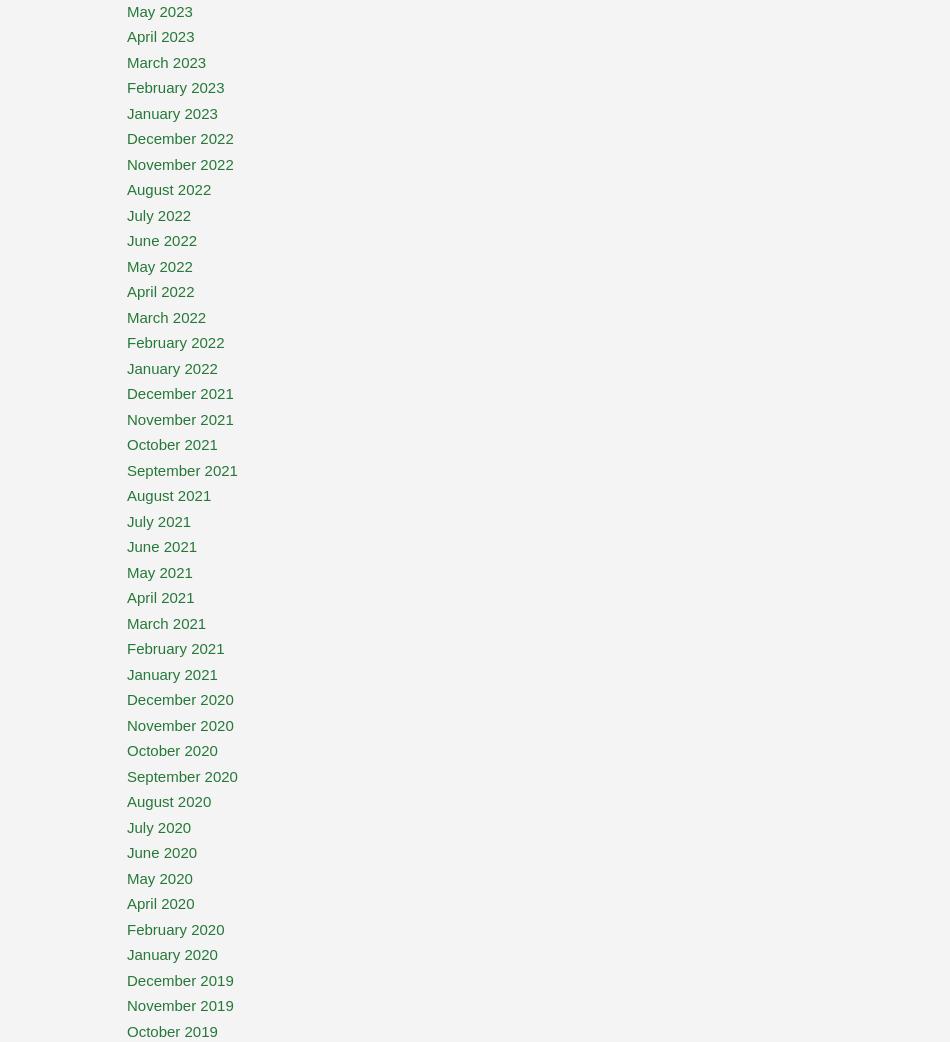 The height and width of the screenshot is (1042, 950). What do you see at coordinates (160, 291) in the screenshot?
I see `'April 2022'` at bounding box center [160, 291].